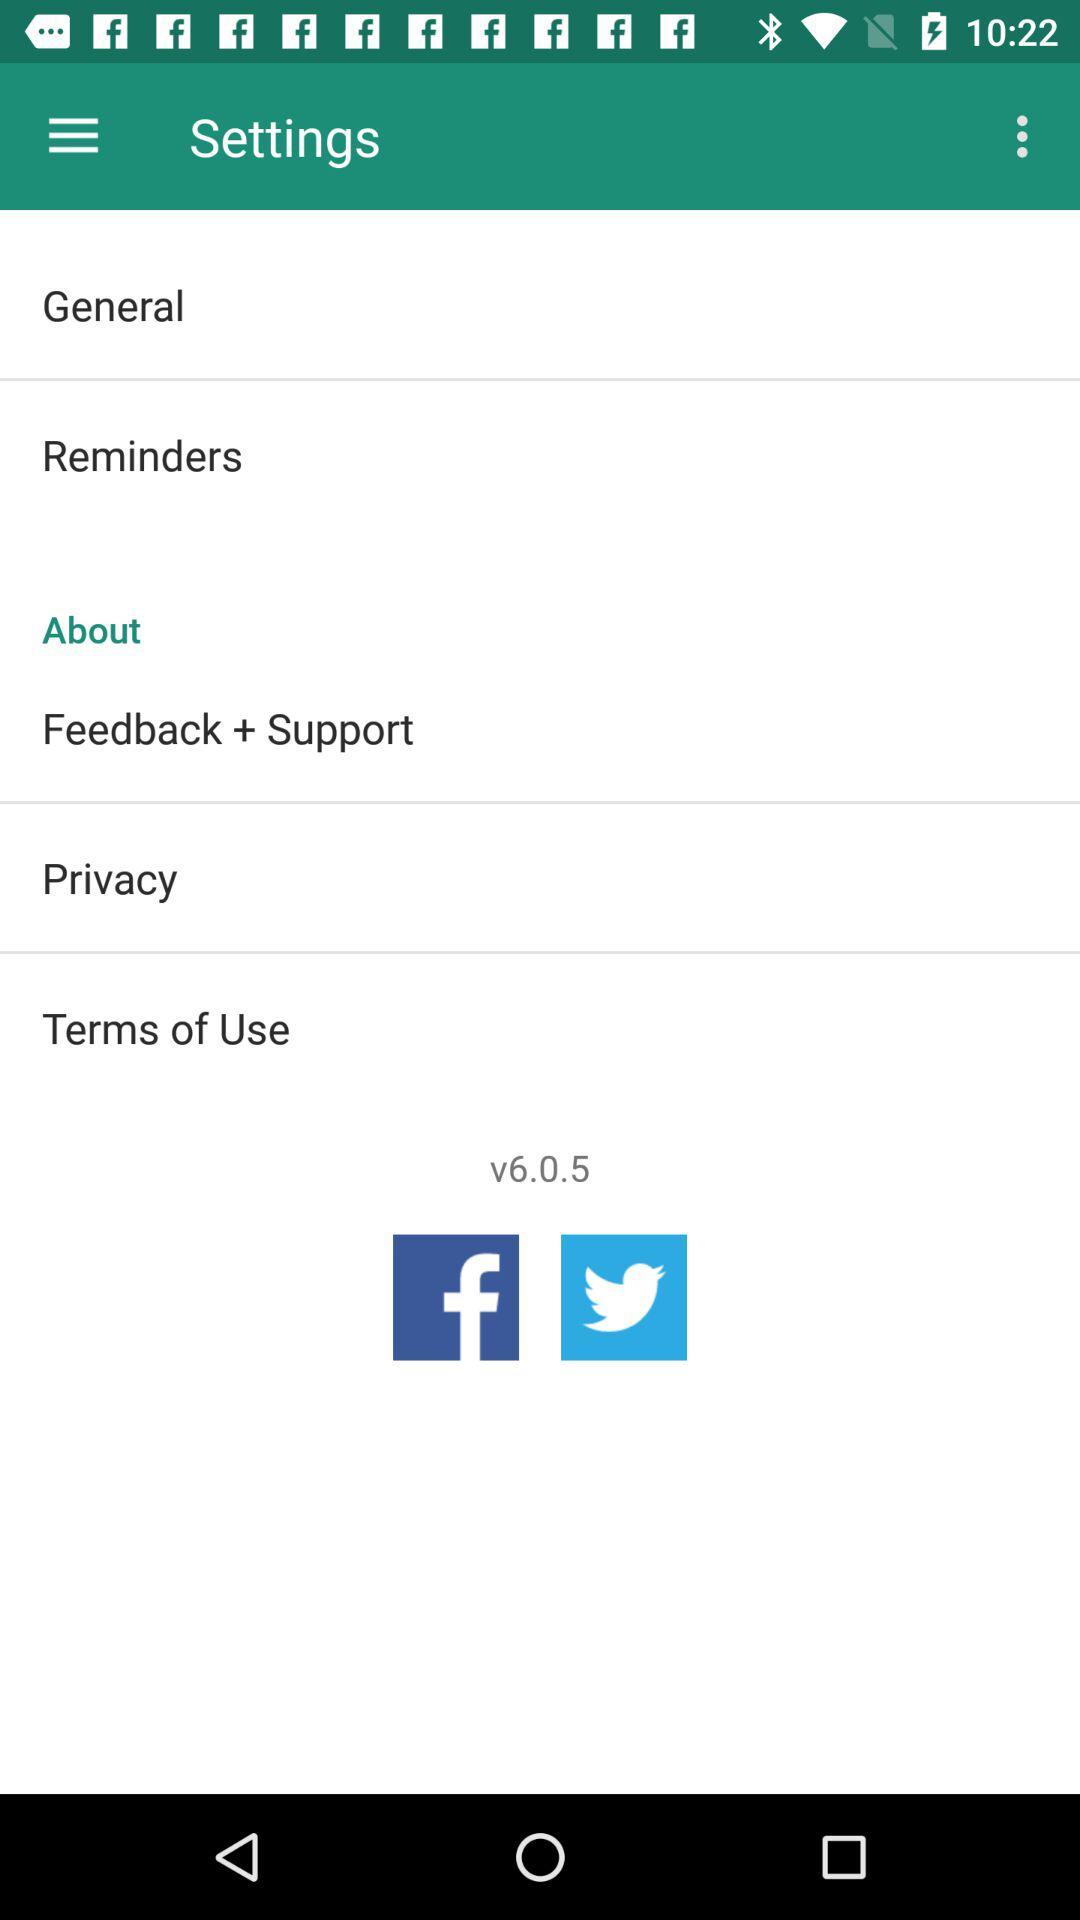 This screenshot has height=1920, width=1080. Describe the element at coordinates (1027, 135) in the screenshot. I see `icon to the right of settings app` at that location.